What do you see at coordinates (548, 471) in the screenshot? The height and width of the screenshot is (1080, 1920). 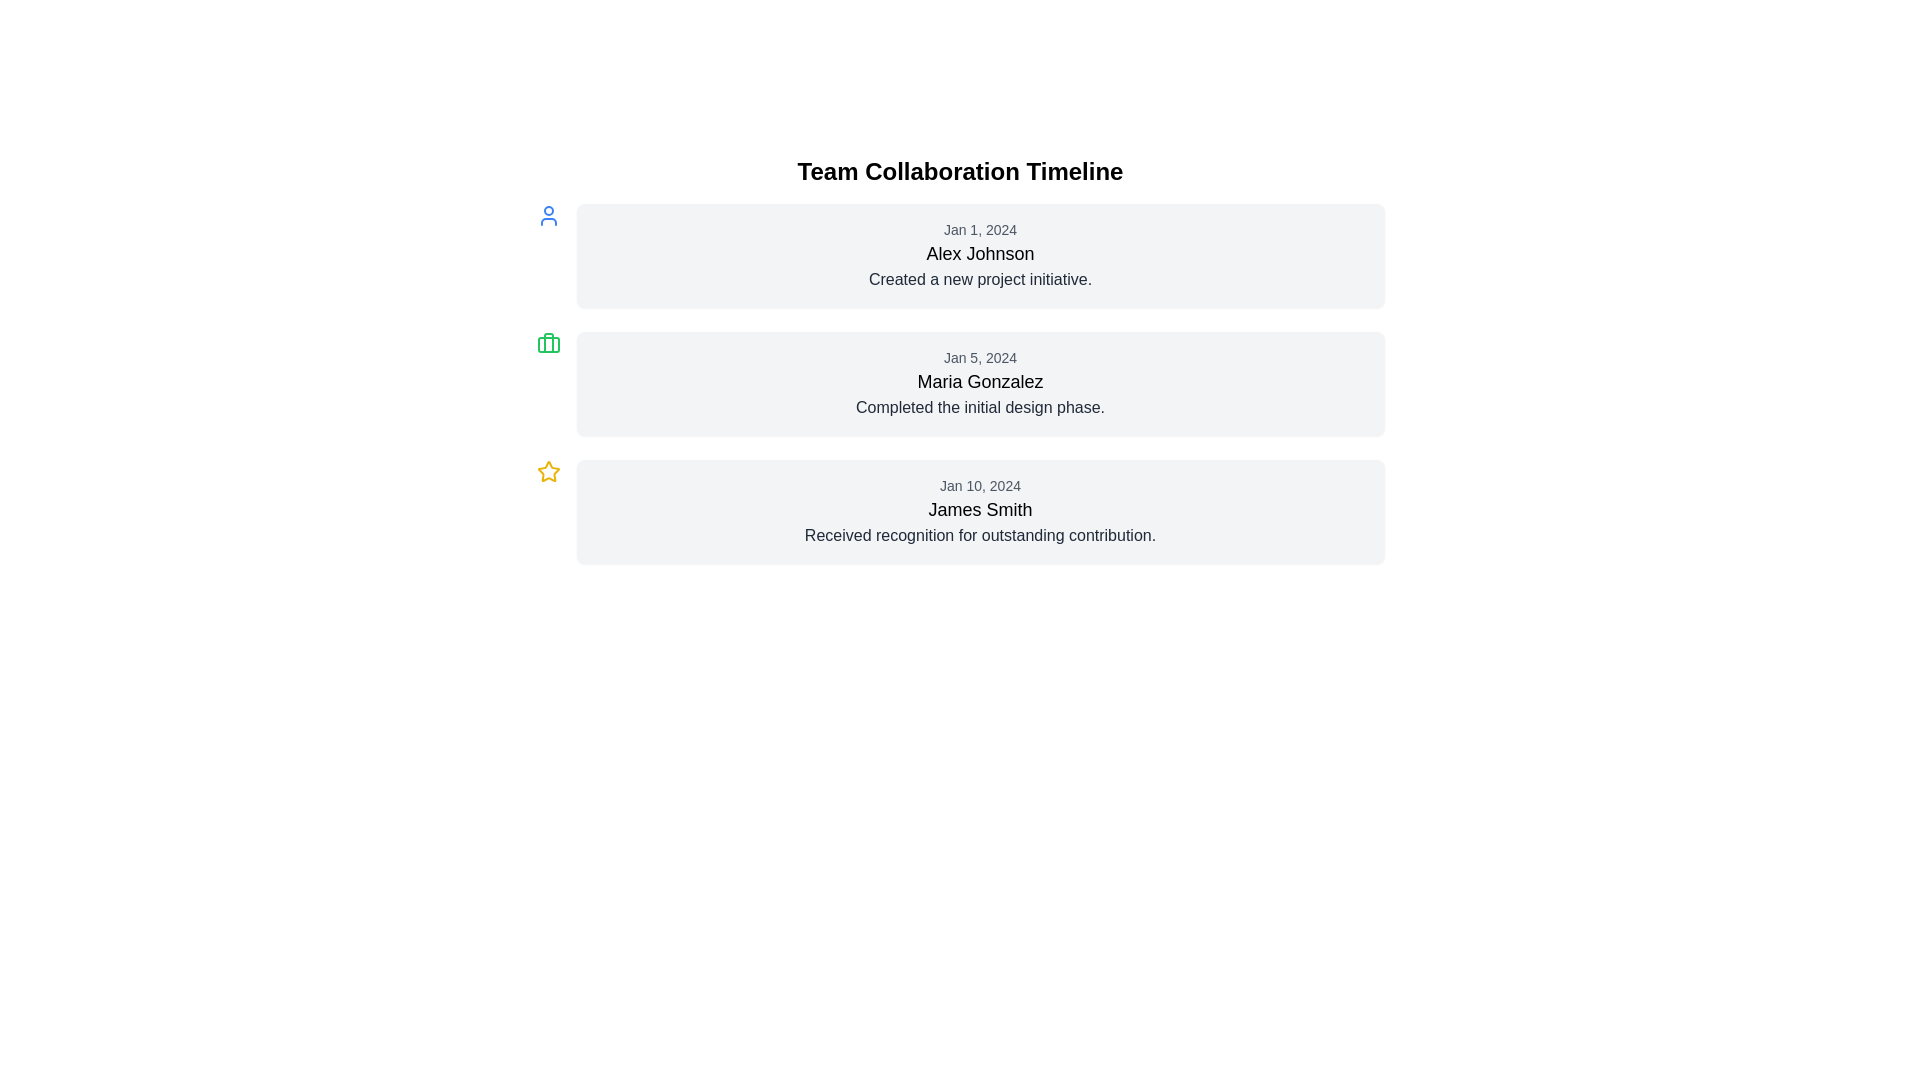 I see `the yellow star-shaped icon located to the left of the text content in the last timeline entry for interaction` at bounding box center [548, 471].